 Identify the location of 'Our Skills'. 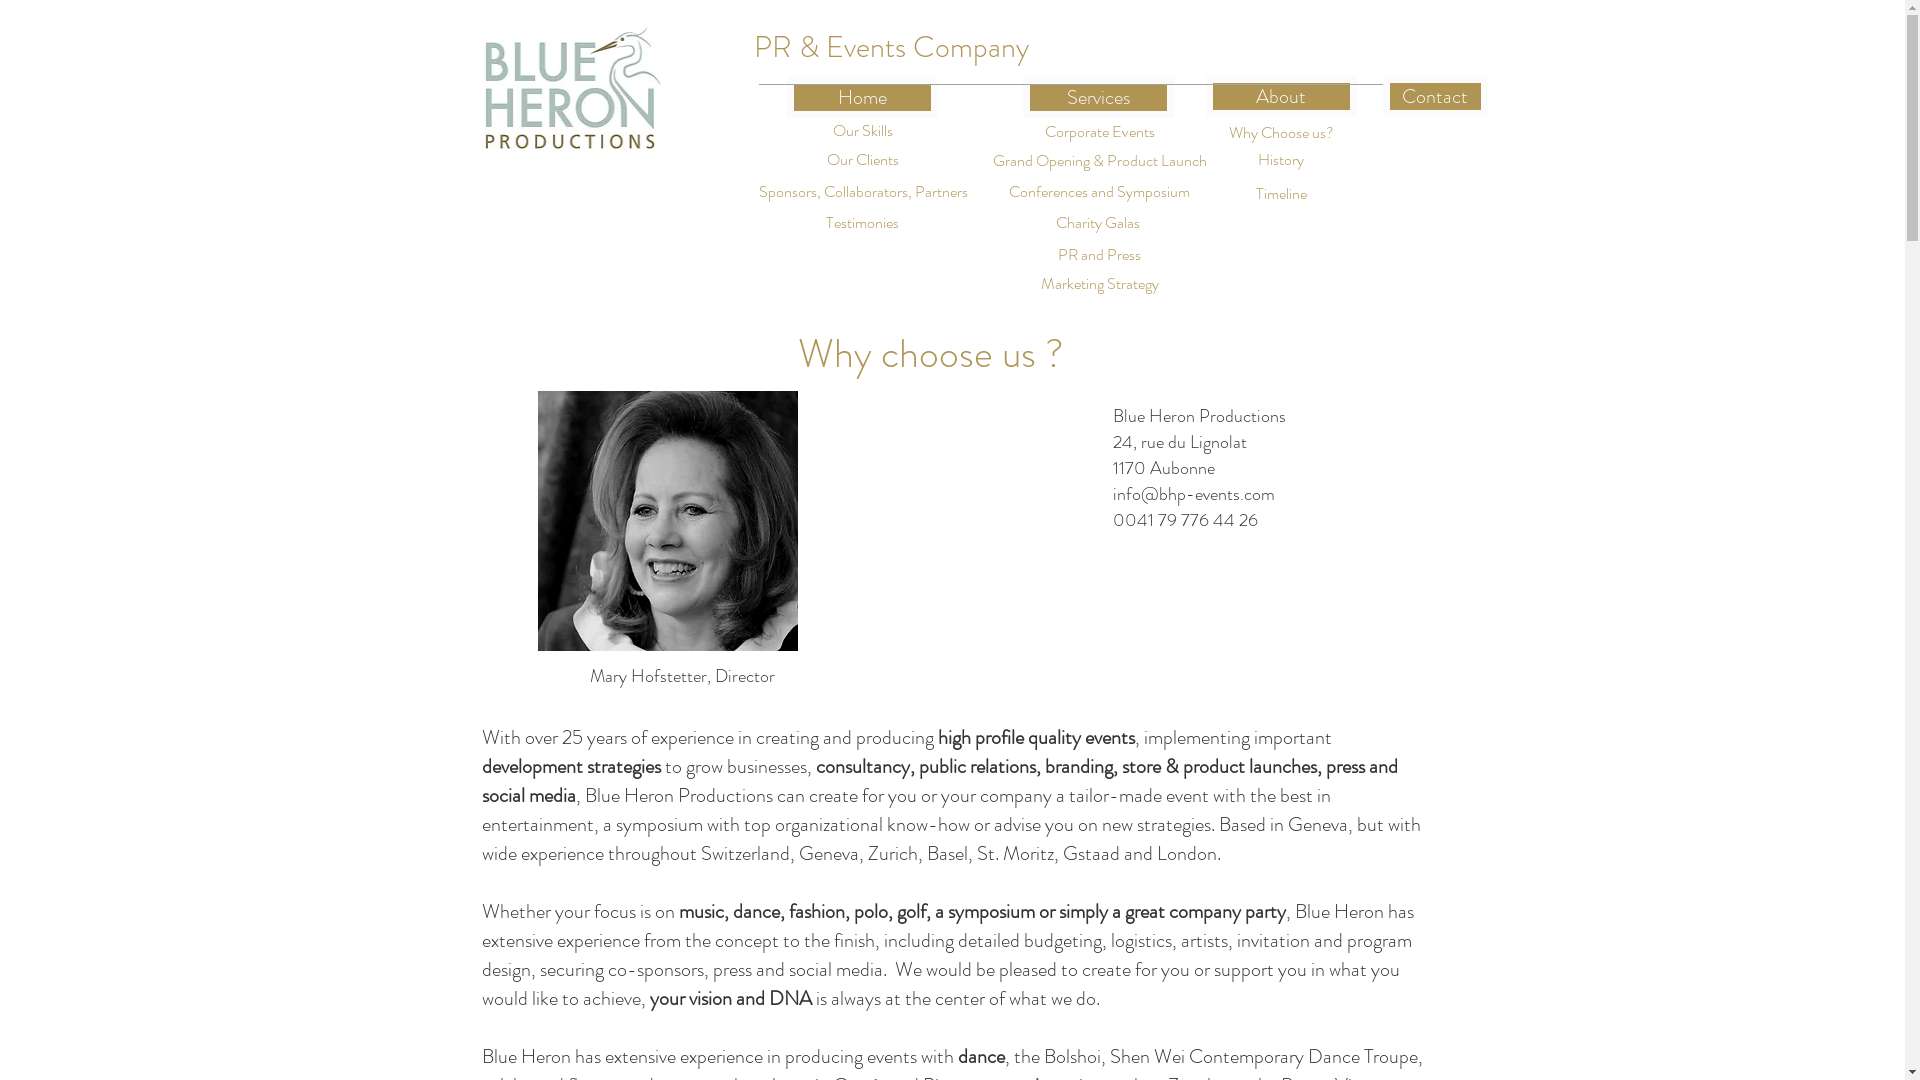
(791, 131).